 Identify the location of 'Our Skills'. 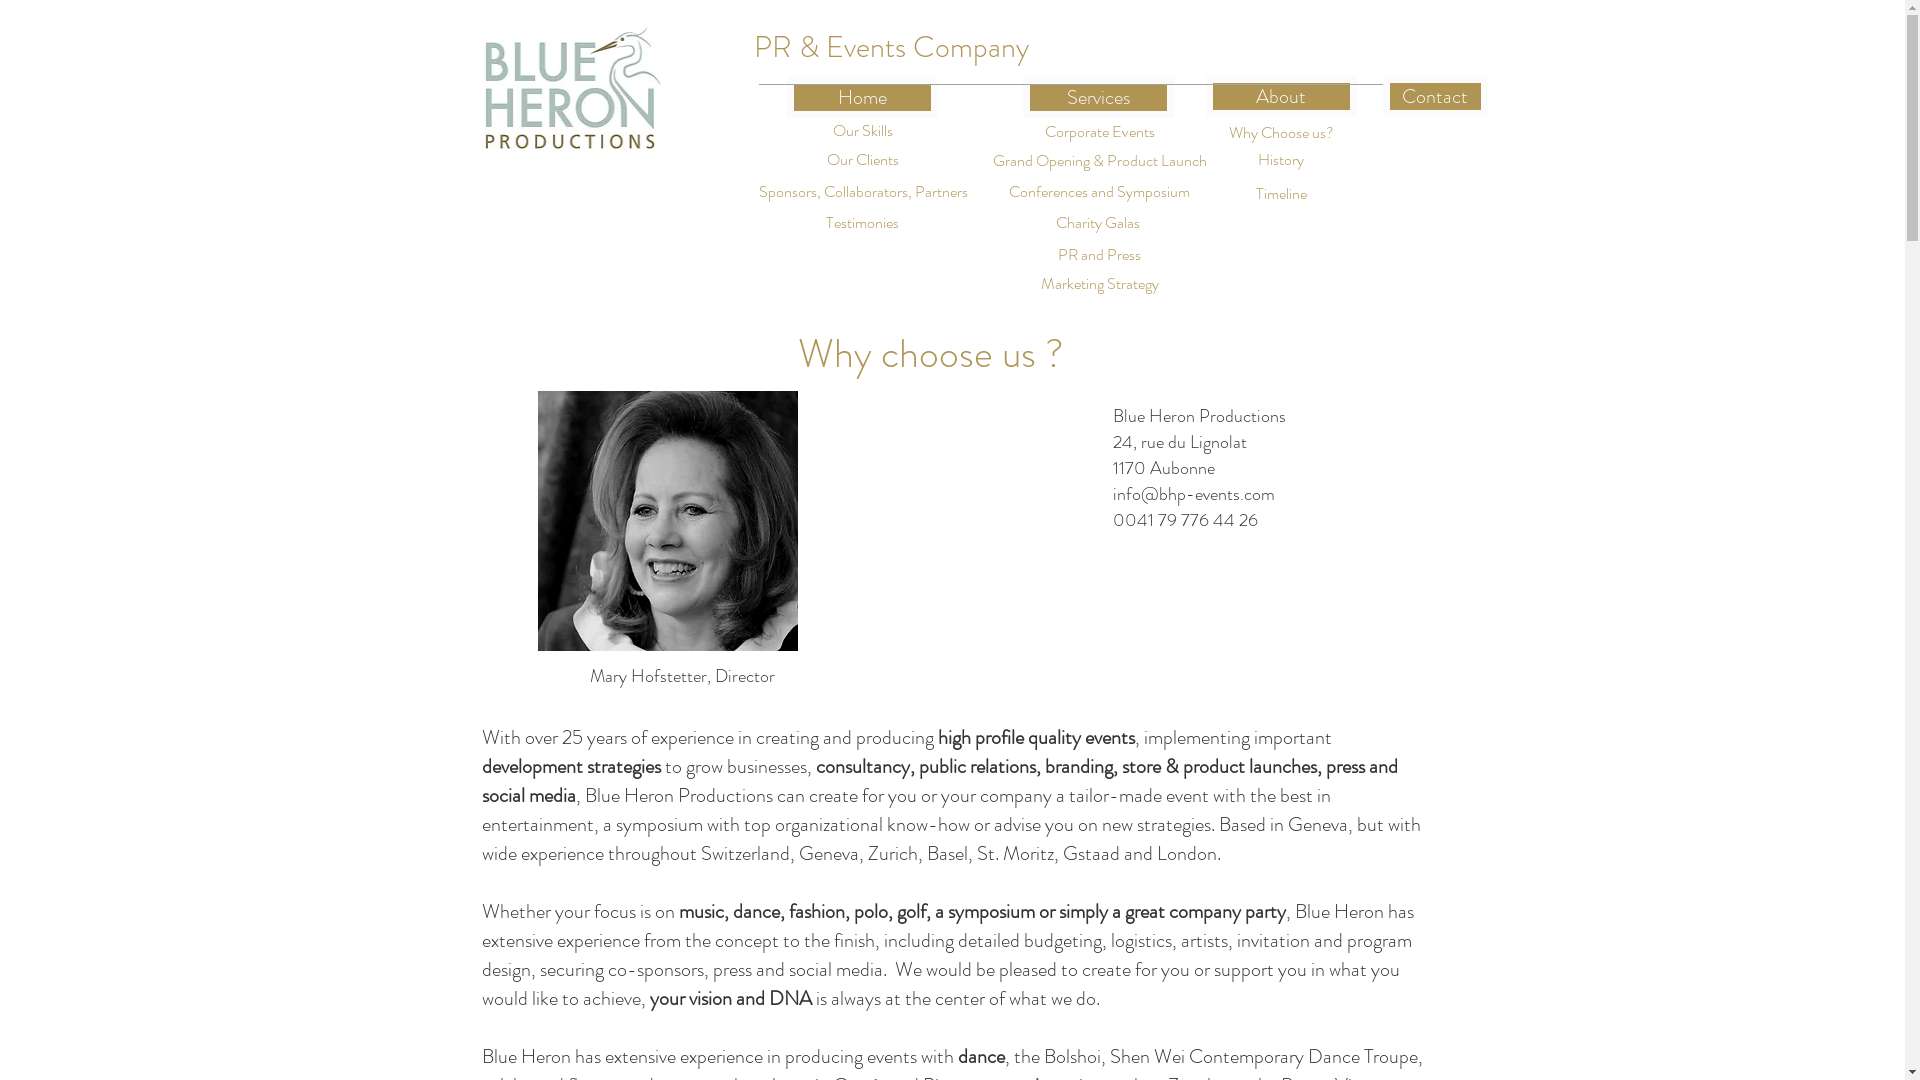
(791, 131).